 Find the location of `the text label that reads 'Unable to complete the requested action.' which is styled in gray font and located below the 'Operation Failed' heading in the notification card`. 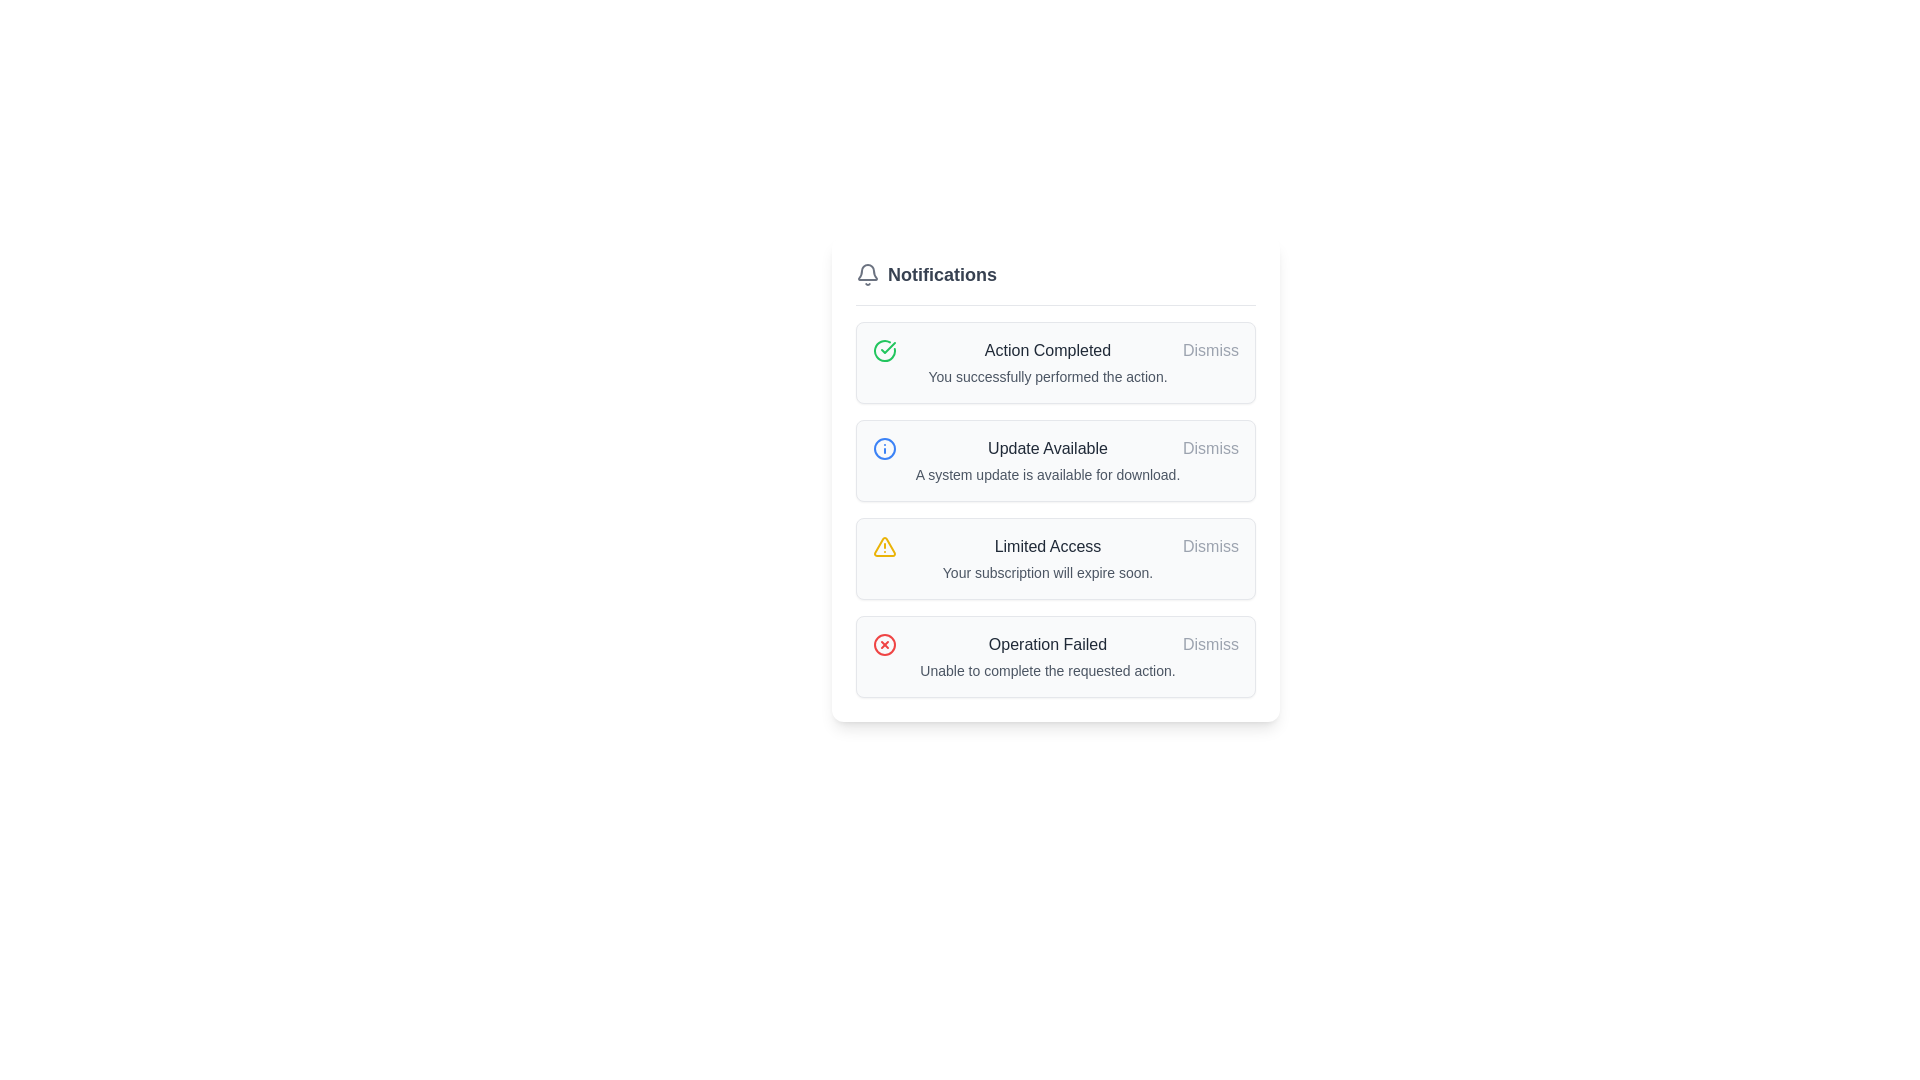

the text label that reads 'Unable to complete the requested action.' which is styled in gray font and located below the 'Operation Failed' heading in the notification card is located at coordinates (1046, 671).